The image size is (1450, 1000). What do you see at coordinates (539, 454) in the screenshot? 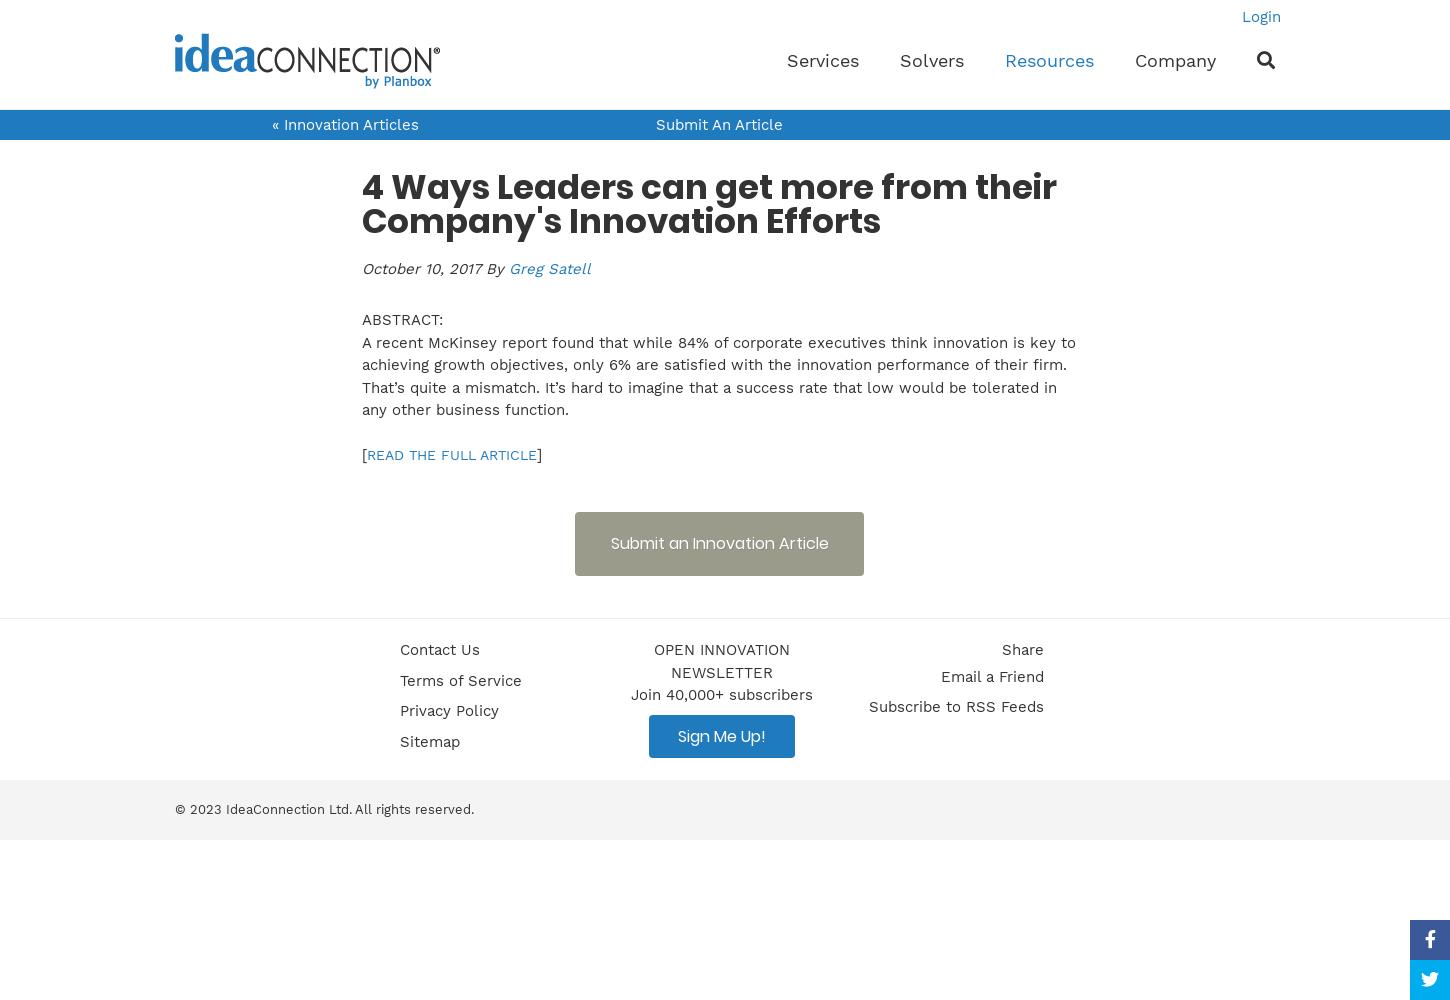
I see `']'` at bounding box center [539, 454].